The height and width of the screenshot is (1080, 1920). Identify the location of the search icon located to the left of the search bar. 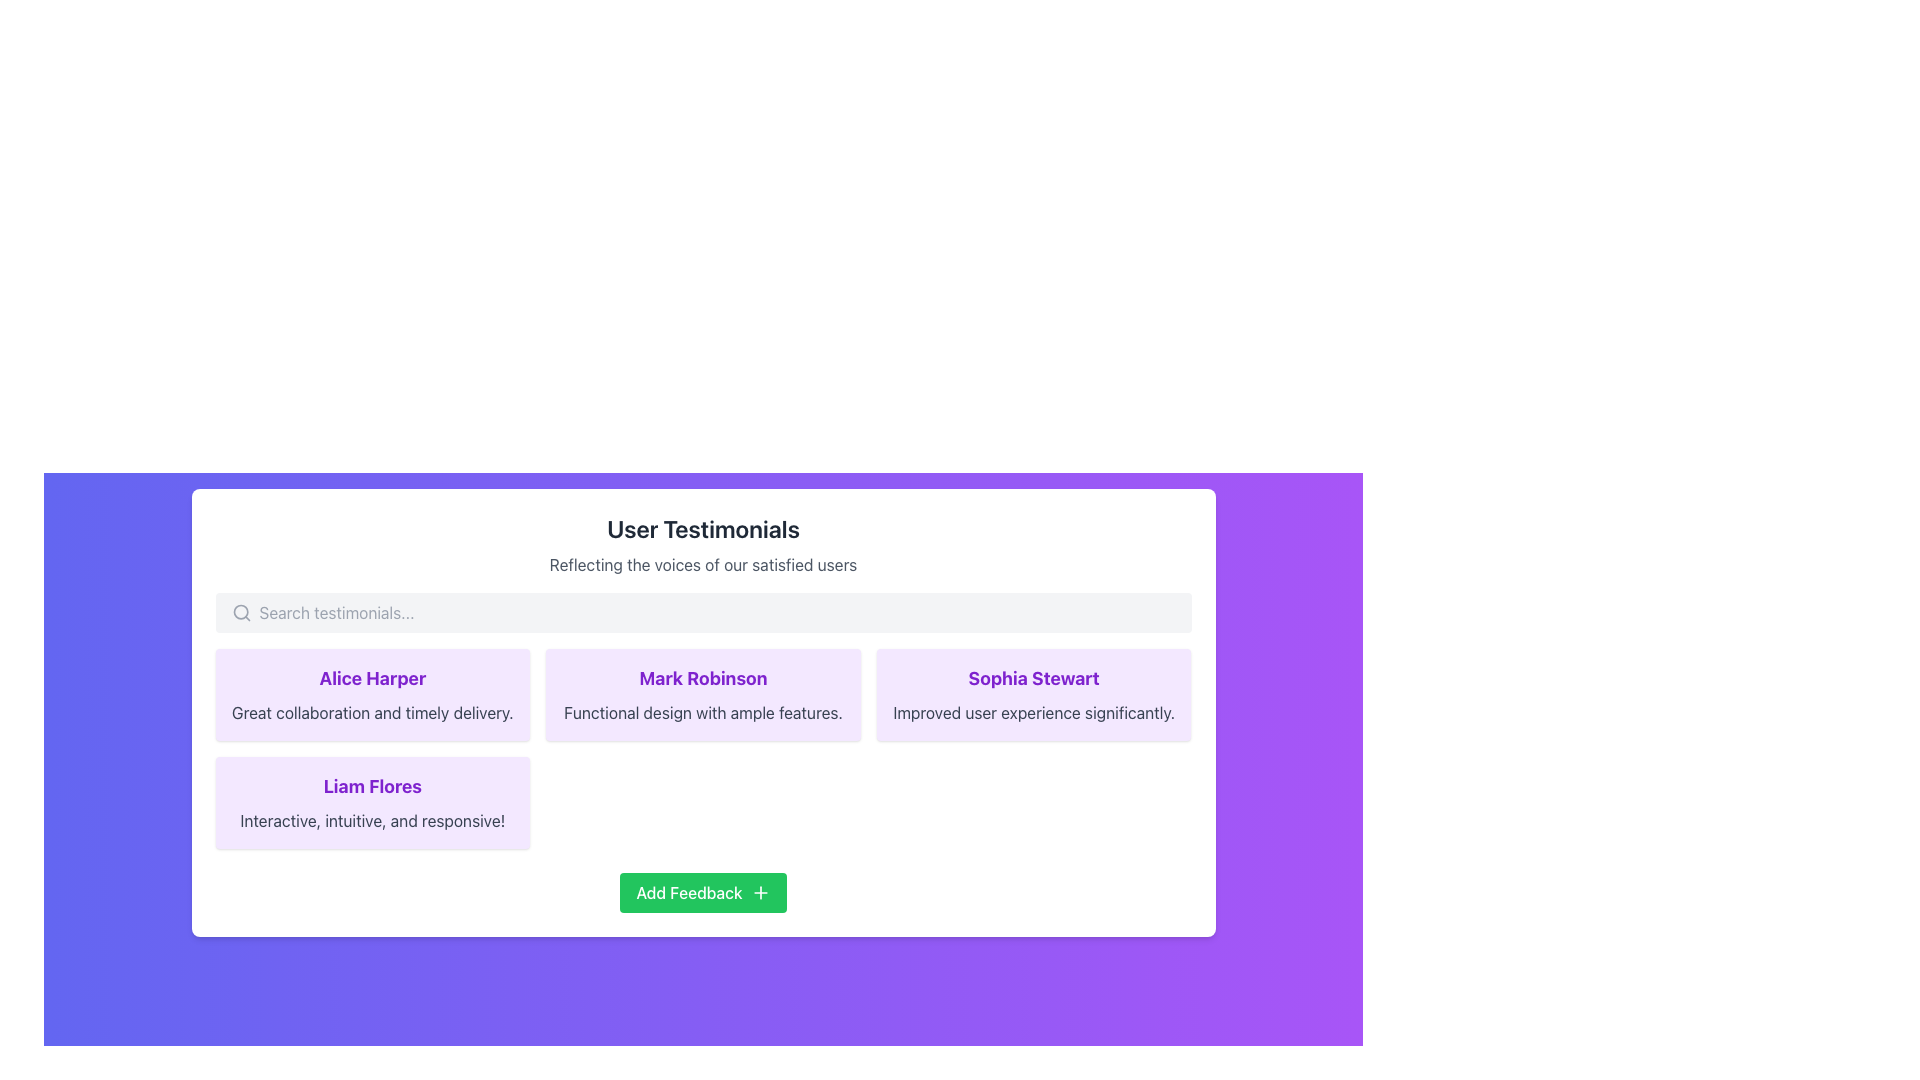
(240, 612).